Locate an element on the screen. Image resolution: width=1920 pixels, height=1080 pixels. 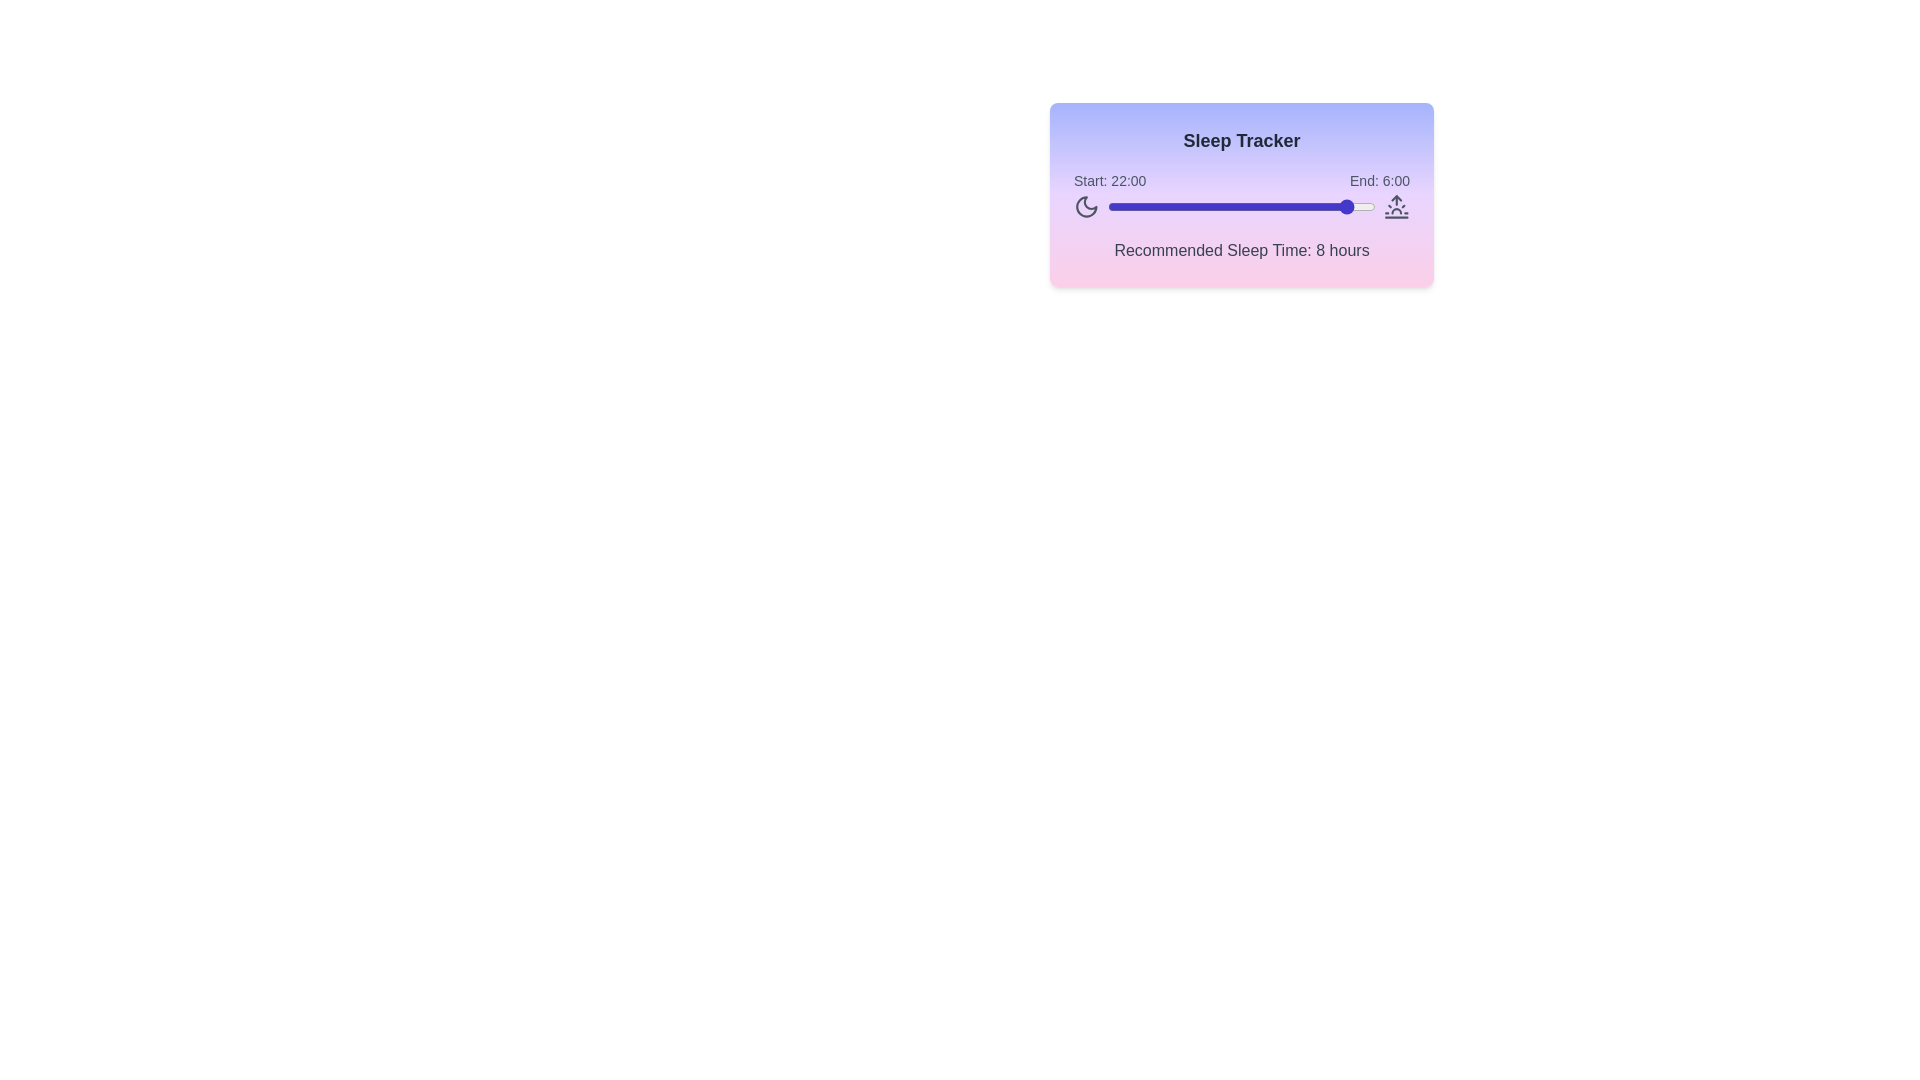
the moon icon to interact with it is located at coordinates (1085, 207).